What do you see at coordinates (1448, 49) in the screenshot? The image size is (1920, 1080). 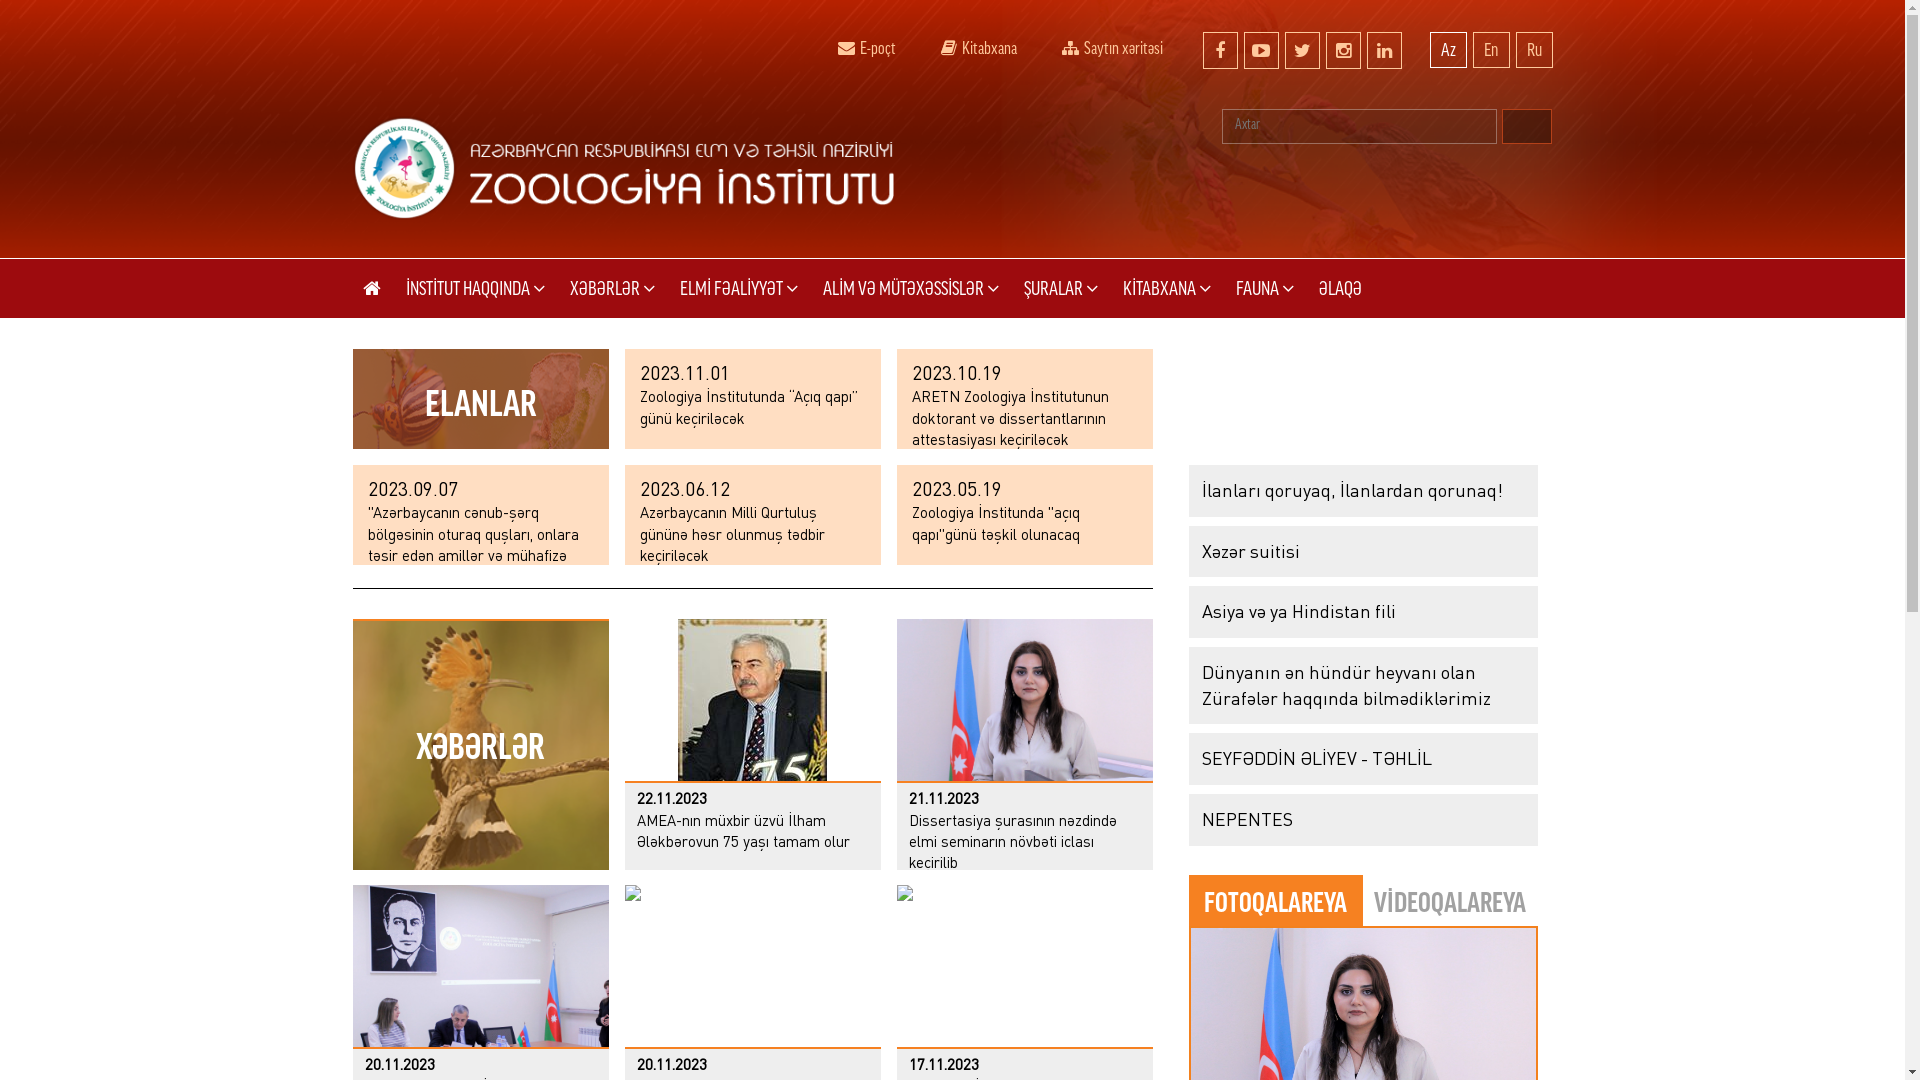 I see `'Az'` at bounding box center [1448, 49].